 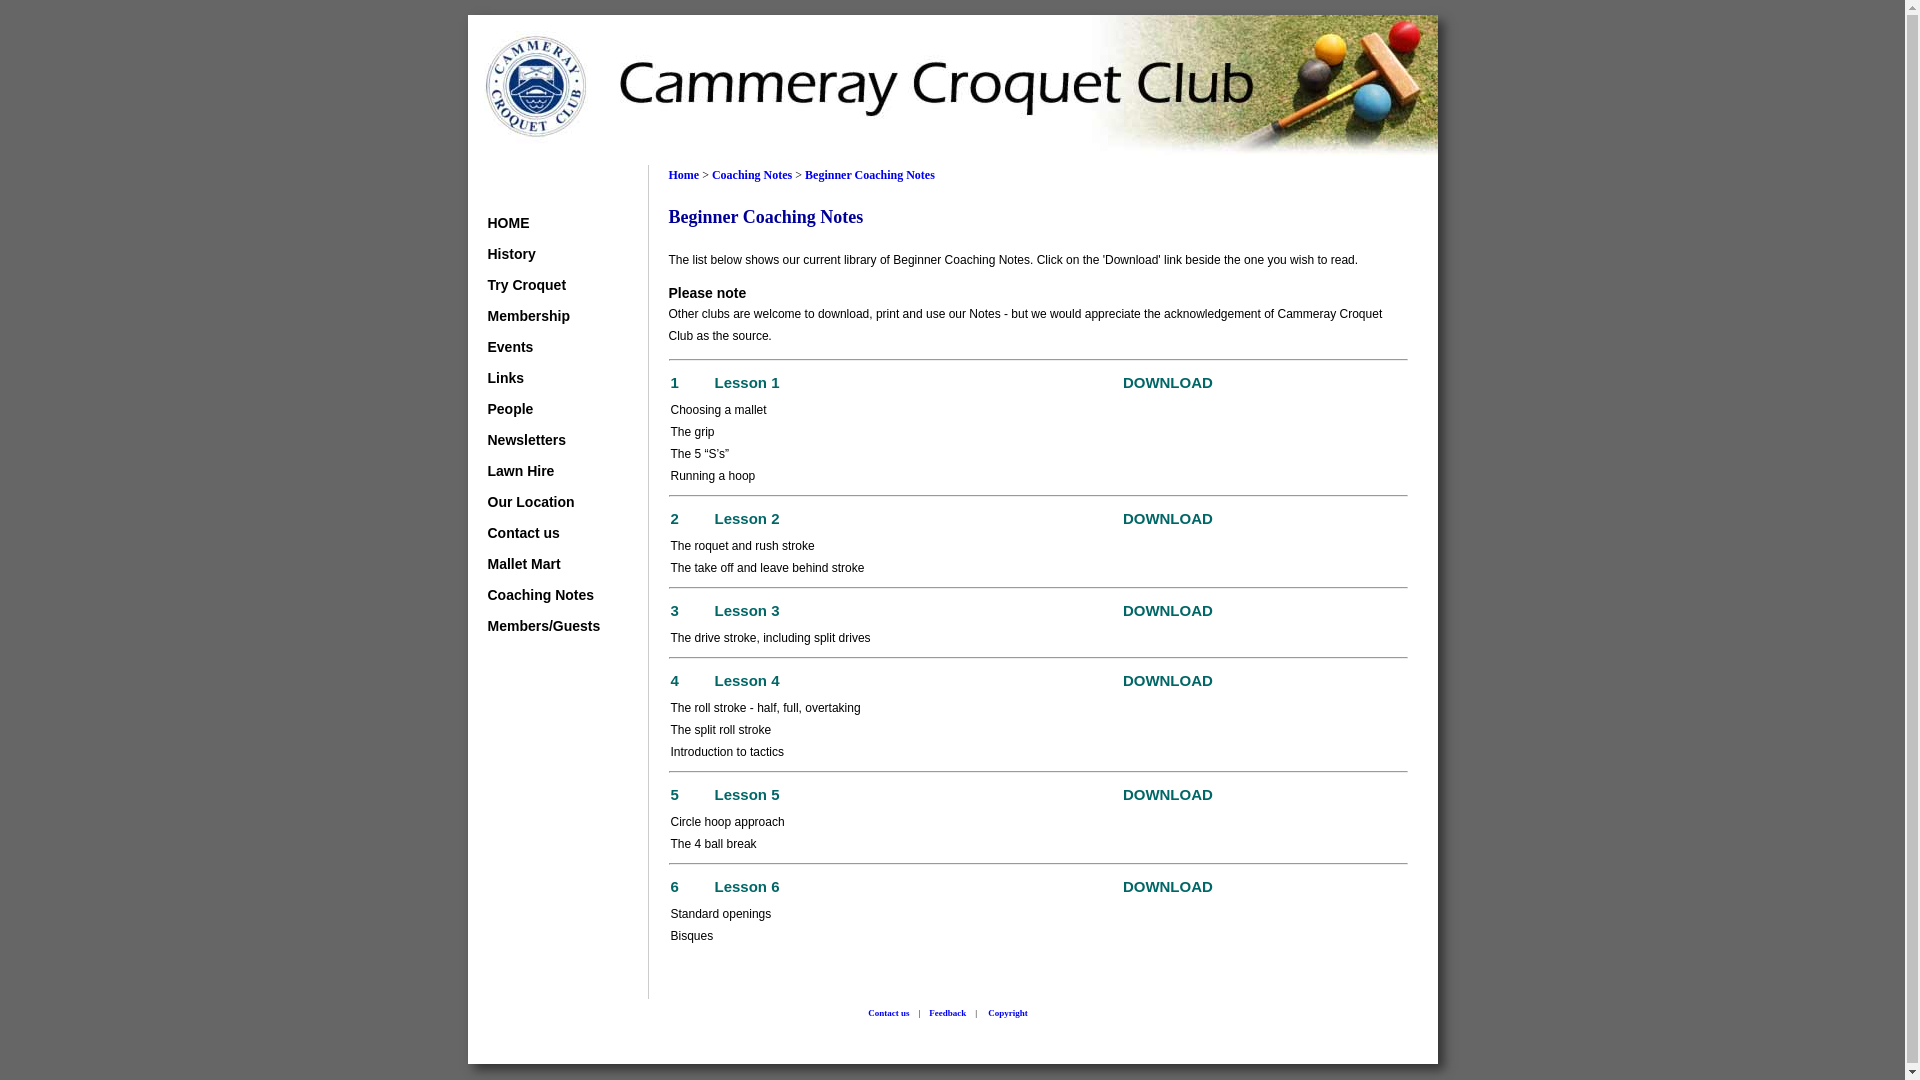 I want to click on 'Newsletters', so click(x=488, y=438).